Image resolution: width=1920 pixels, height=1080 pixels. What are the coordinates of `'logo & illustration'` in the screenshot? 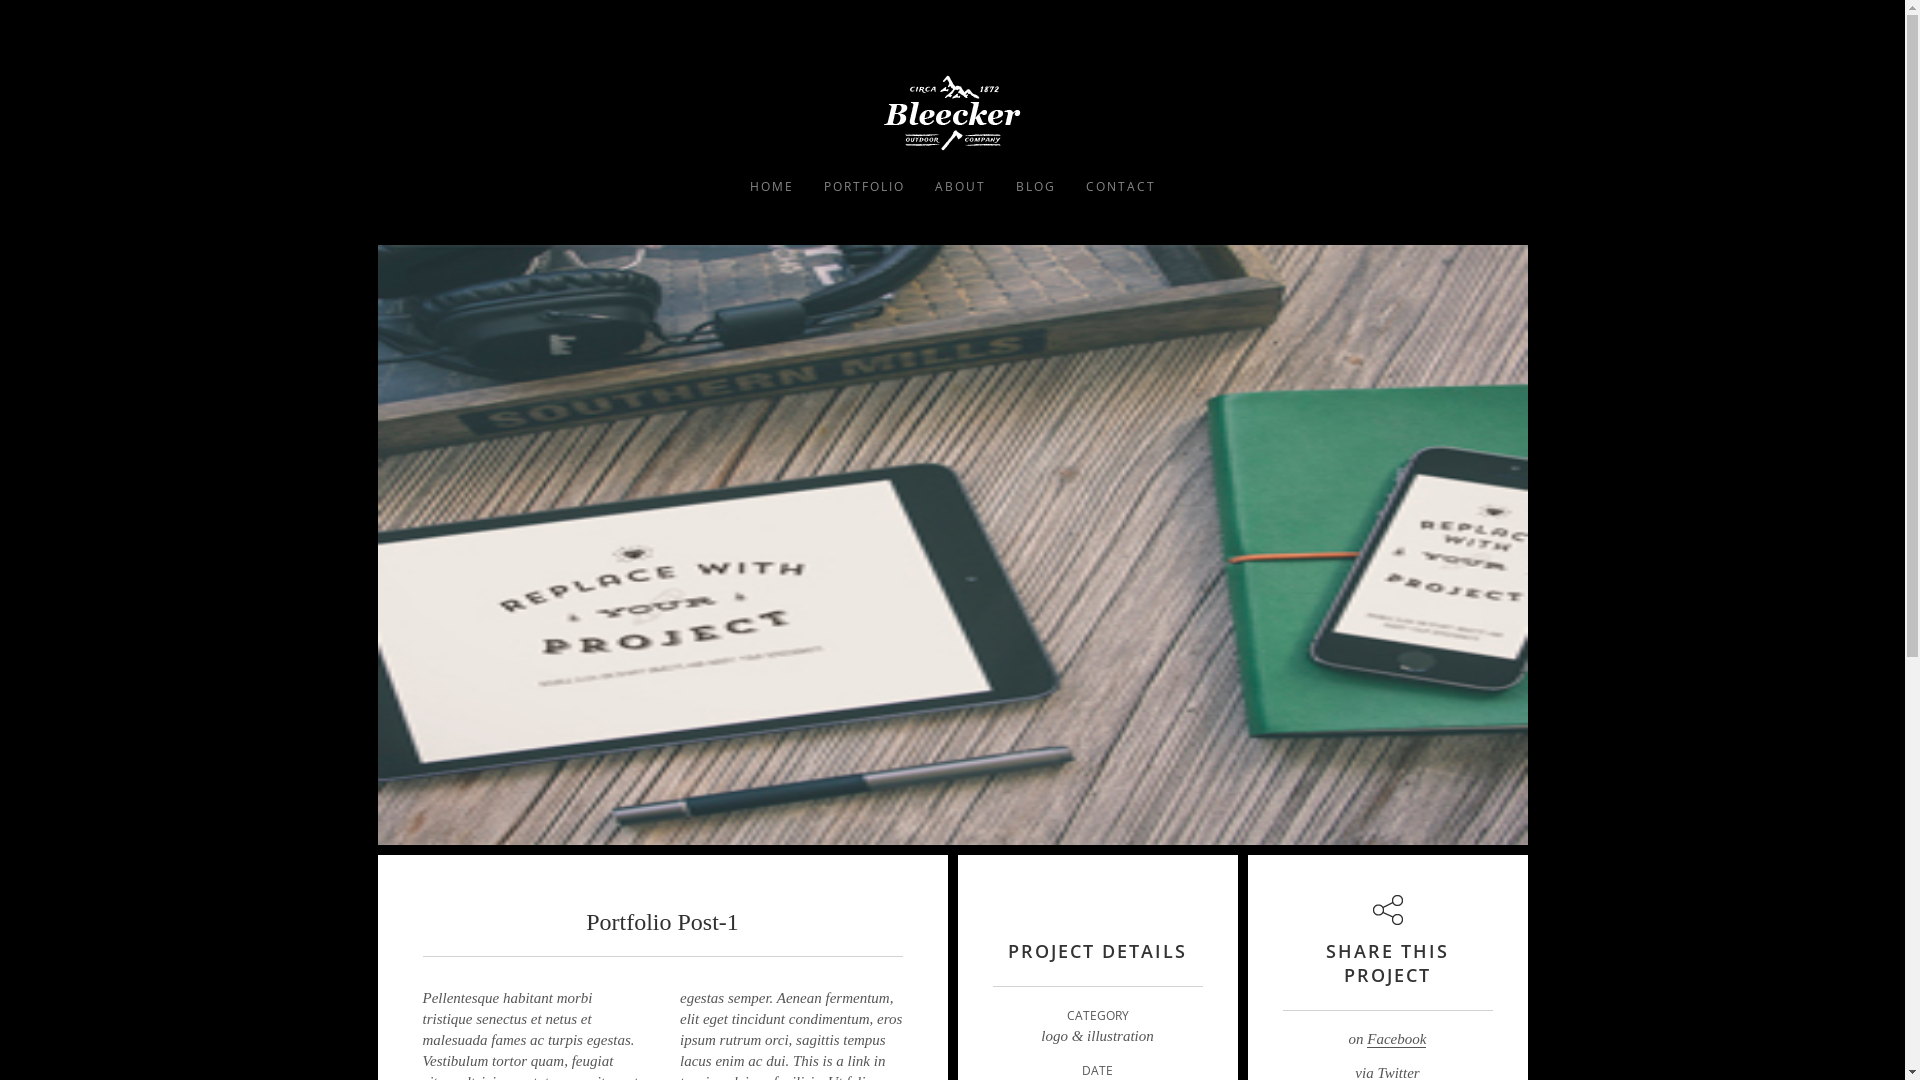 It's located at (1096, 1035).